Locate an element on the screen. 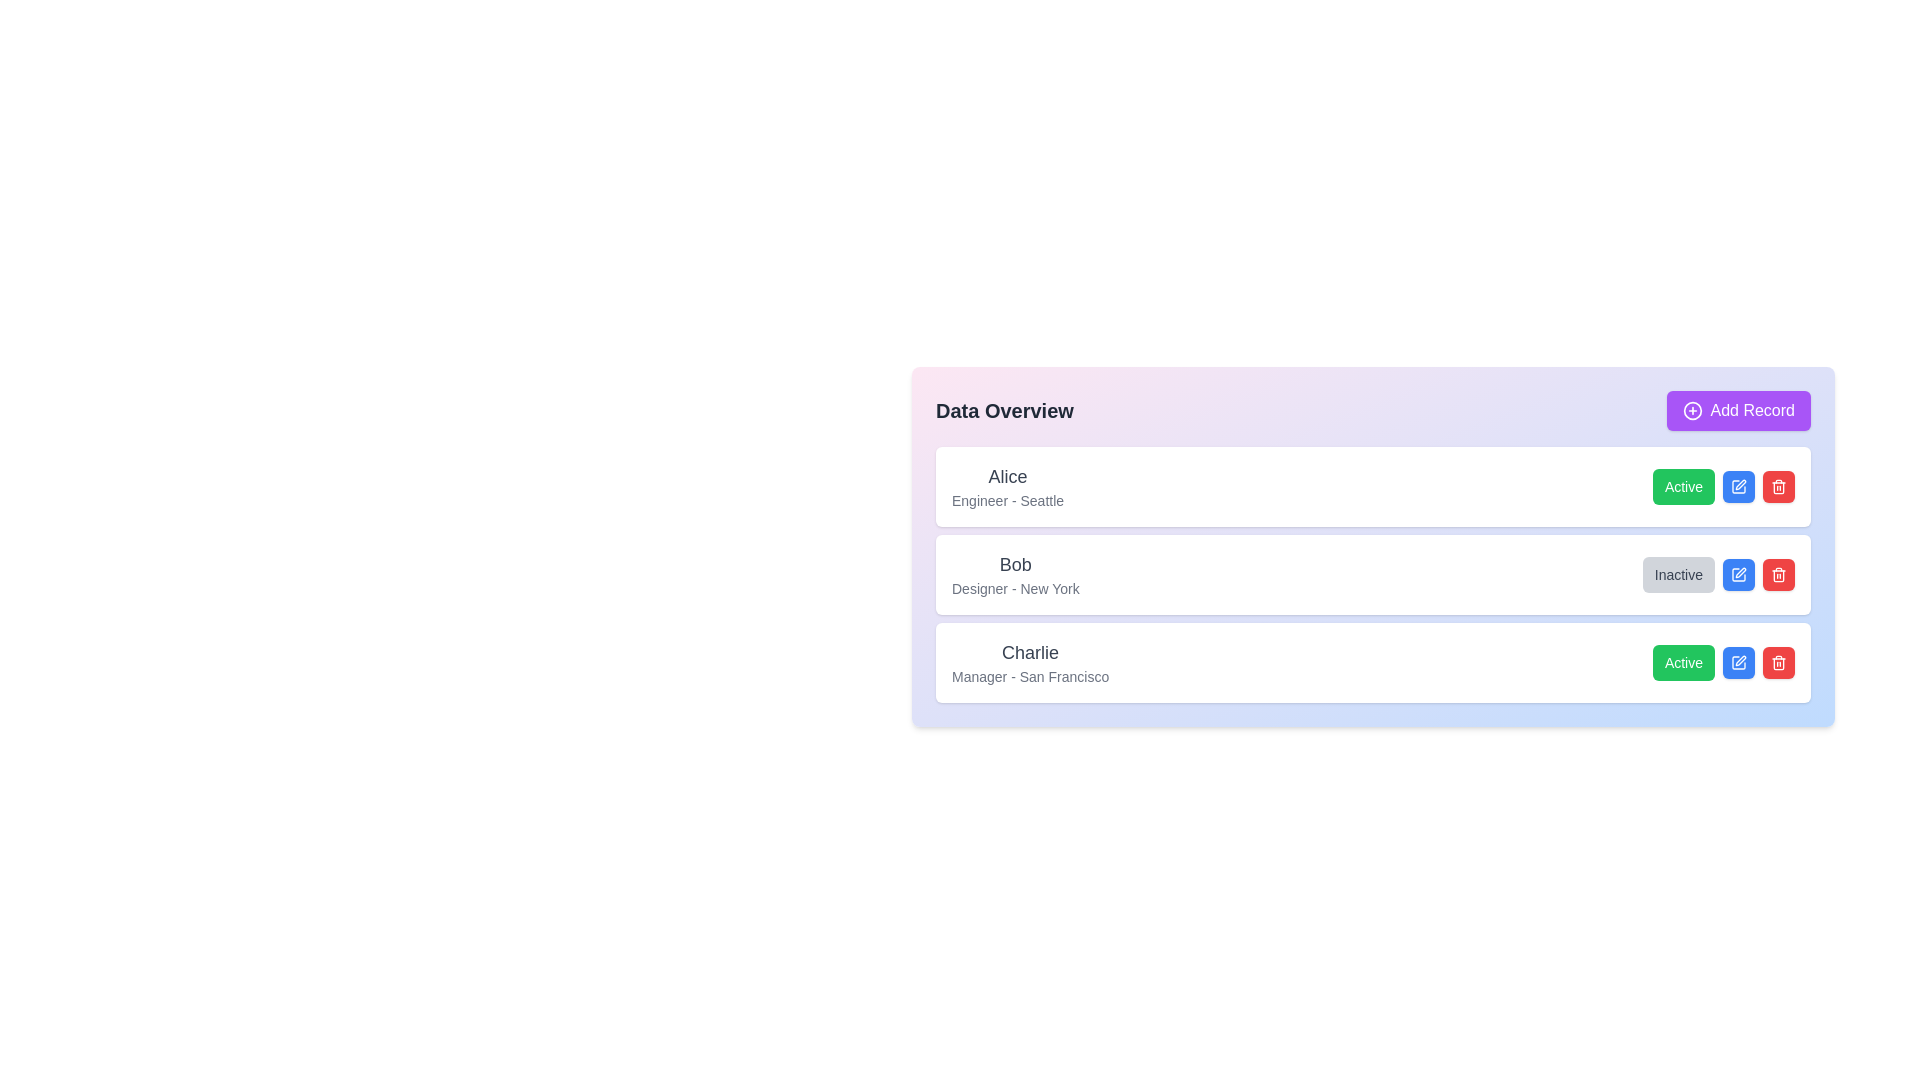  the second row of the 'Data Overview' list is located at coordinates (1372, 574).